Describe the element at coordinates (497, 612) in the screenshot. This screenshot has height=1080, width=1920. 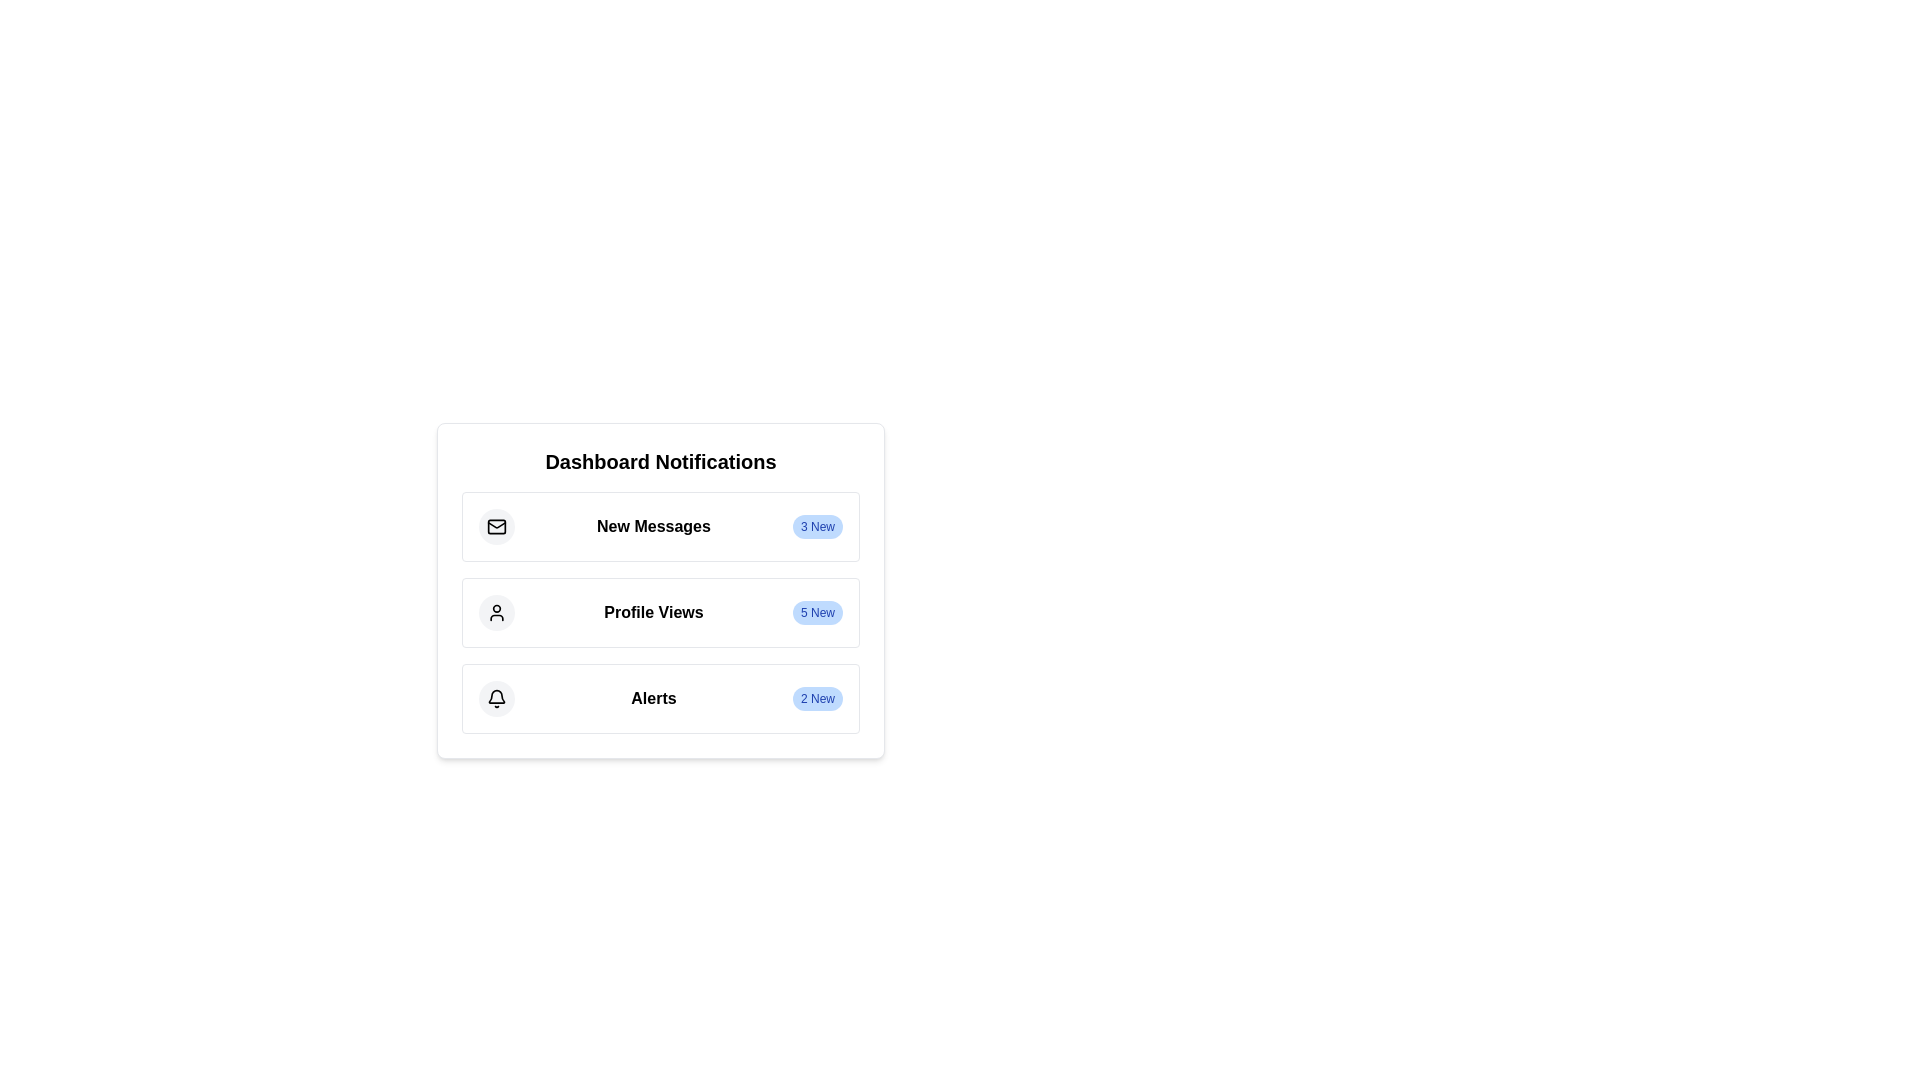
I see `the small circular icon resembling a user silhouette, located in the 'Profile Views' notification row` at that location.